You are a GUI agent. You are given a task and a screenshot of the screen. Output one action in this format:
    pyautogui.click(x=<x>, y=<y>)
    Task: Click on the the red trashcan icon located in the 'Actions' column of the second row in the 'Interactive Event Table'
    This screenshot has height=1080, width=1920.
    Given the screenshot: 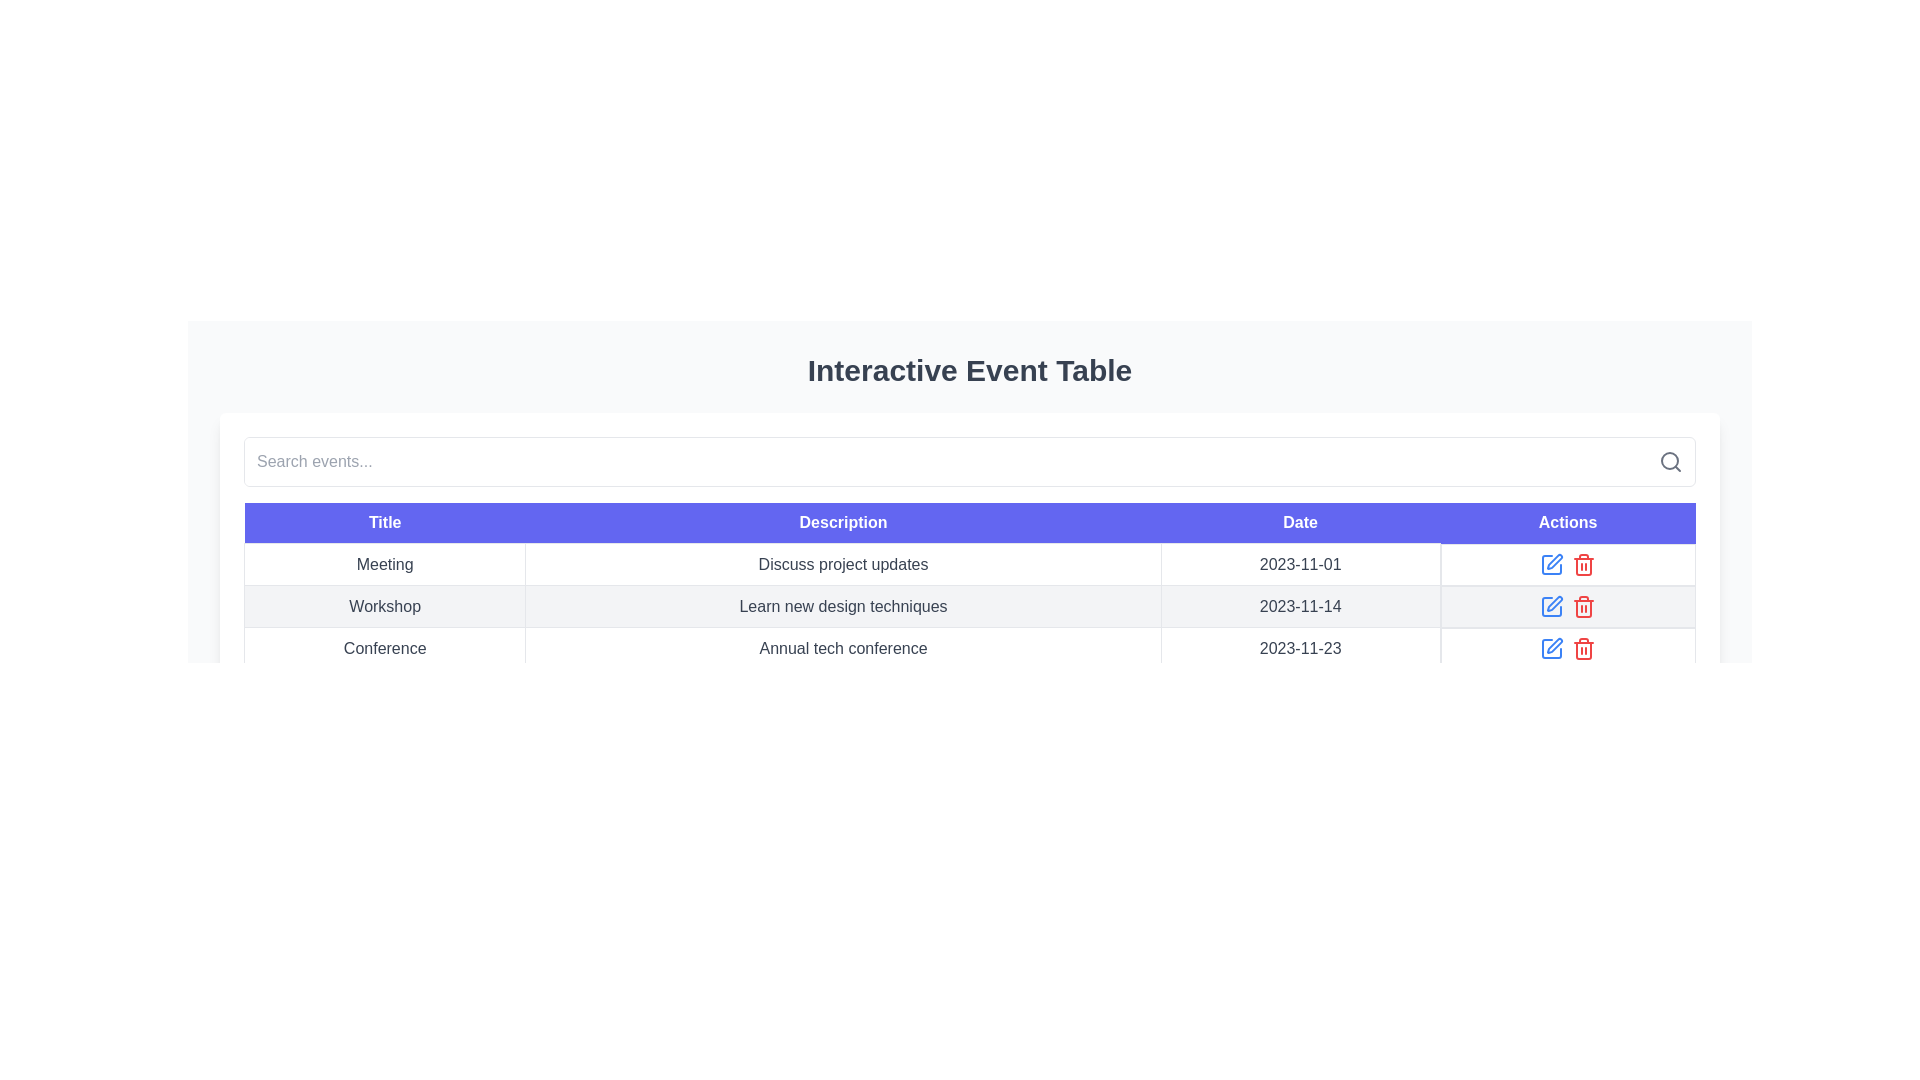 What is the action you would take?
    pyautogui.click(x=1583, y=605)
    